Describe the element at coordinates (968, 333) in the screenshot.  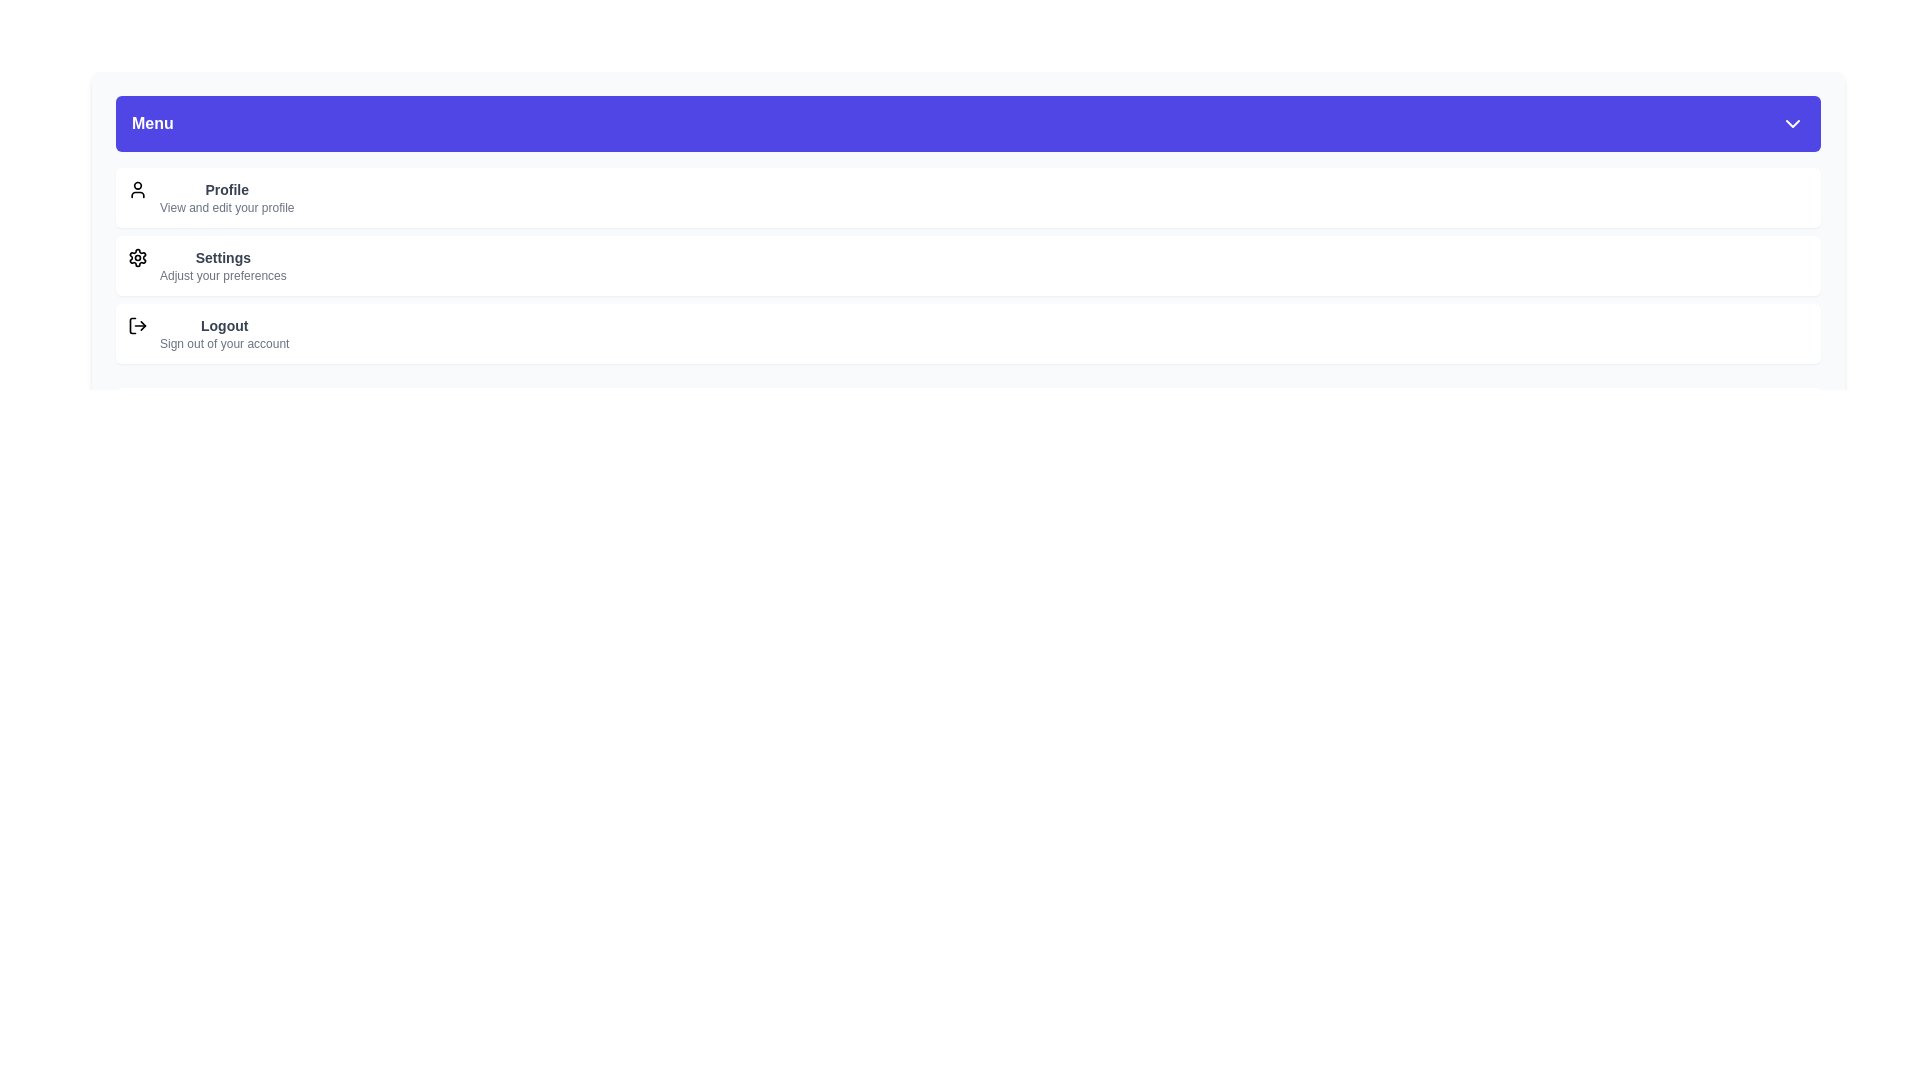
I see `the menu item labeled Logout to highlight it` at that location.